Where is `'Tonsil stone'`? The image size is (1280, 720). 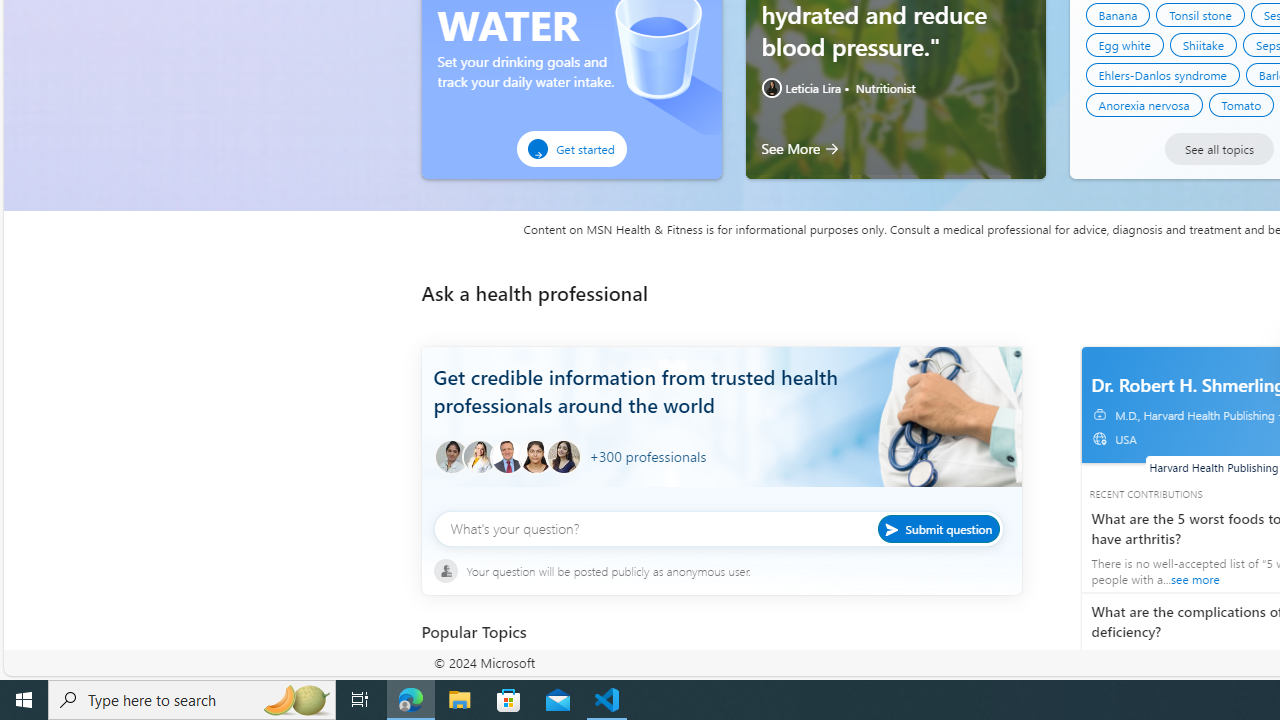 'Tonsil stone' is located at coordinates (1200, 15).